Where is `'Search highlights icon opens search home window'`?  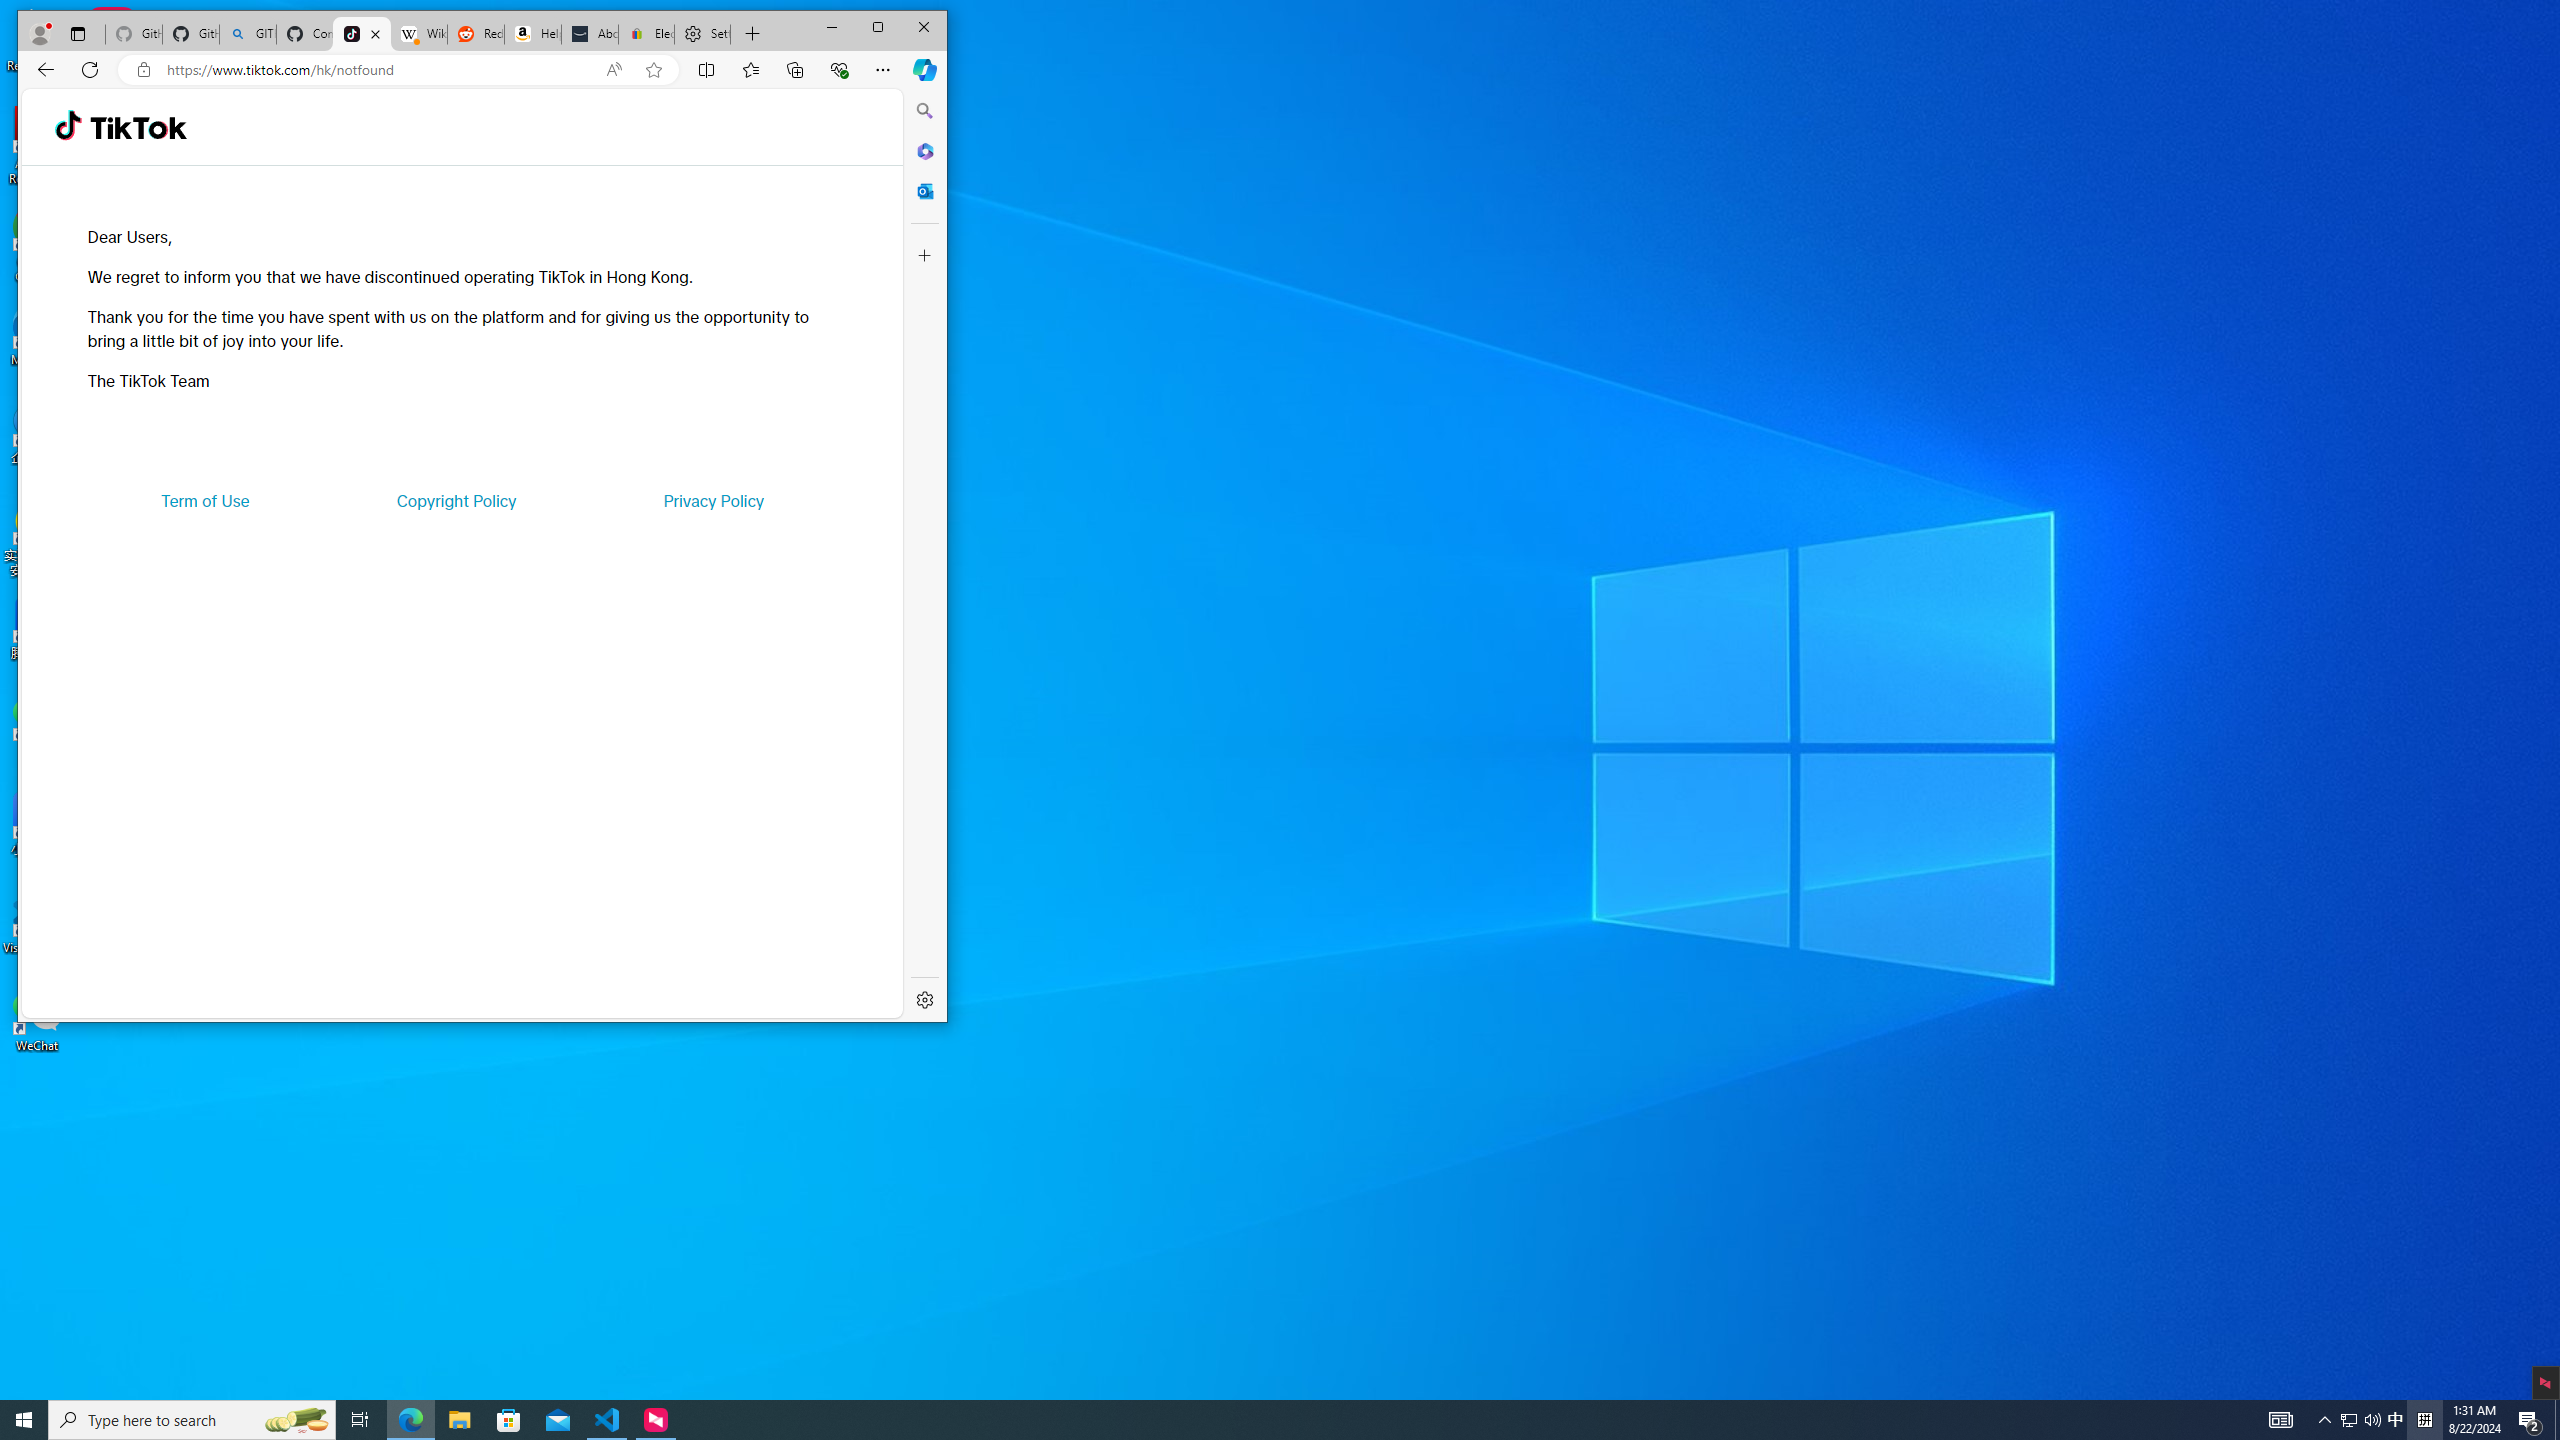
'Search highlights icon opens search home window' is located at coordinates (294, 1418).